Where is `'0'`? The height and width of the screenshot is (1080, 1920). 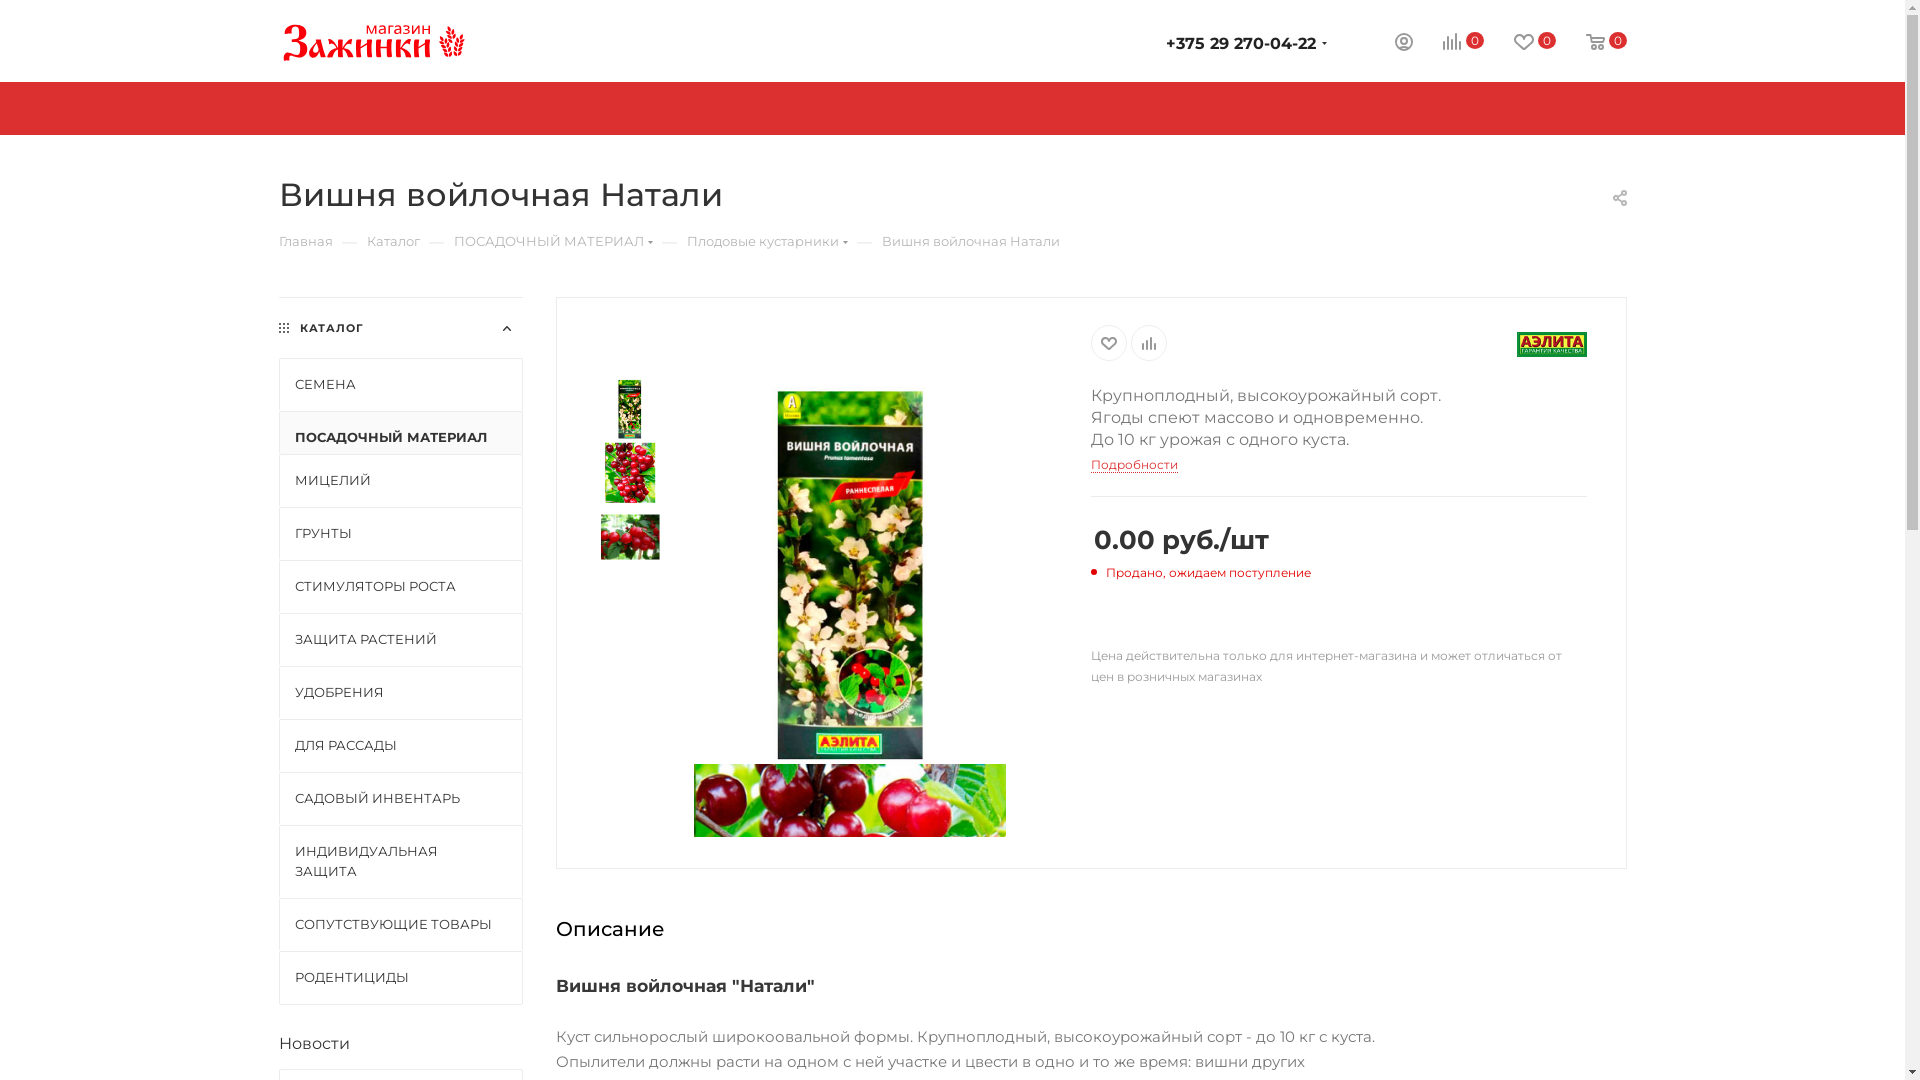 '0' is located at coordinates (1410, 42).